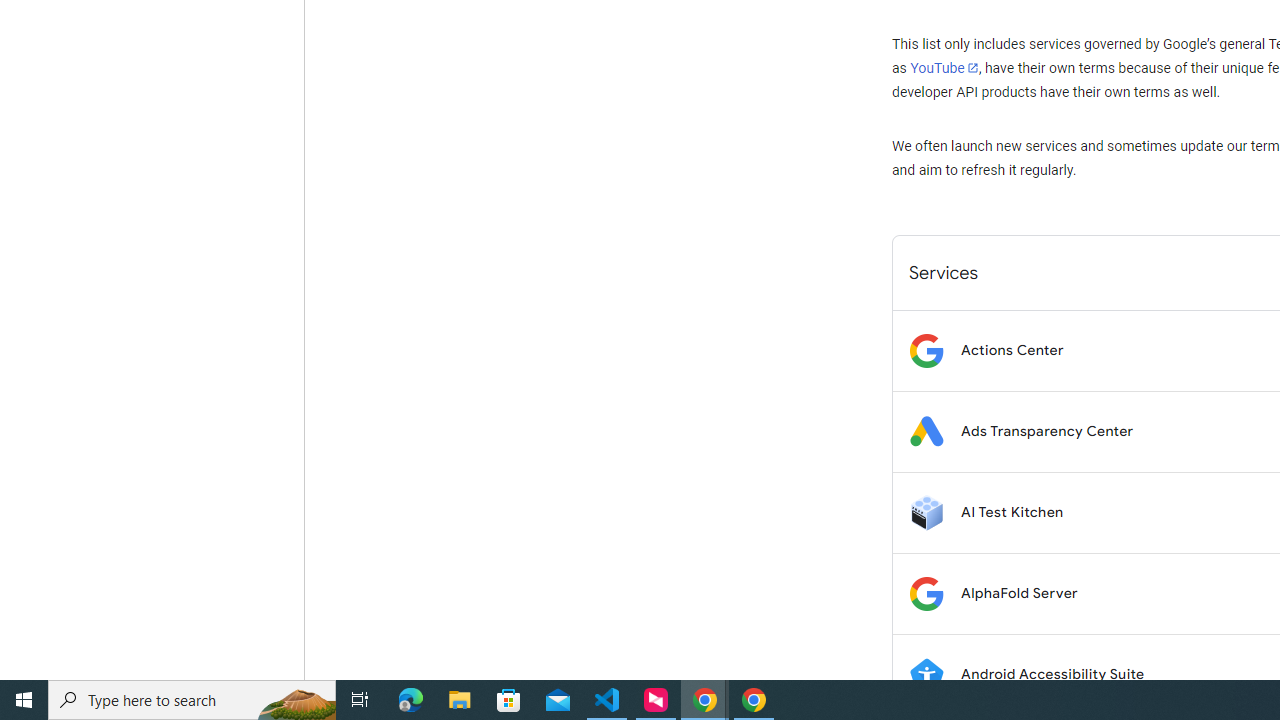 This screenshot has width=1280, height=720. Describe the element at coordinates (925, 674) in the screenshot. I see `'Logo for Android Accessibility Suite'` at that location.